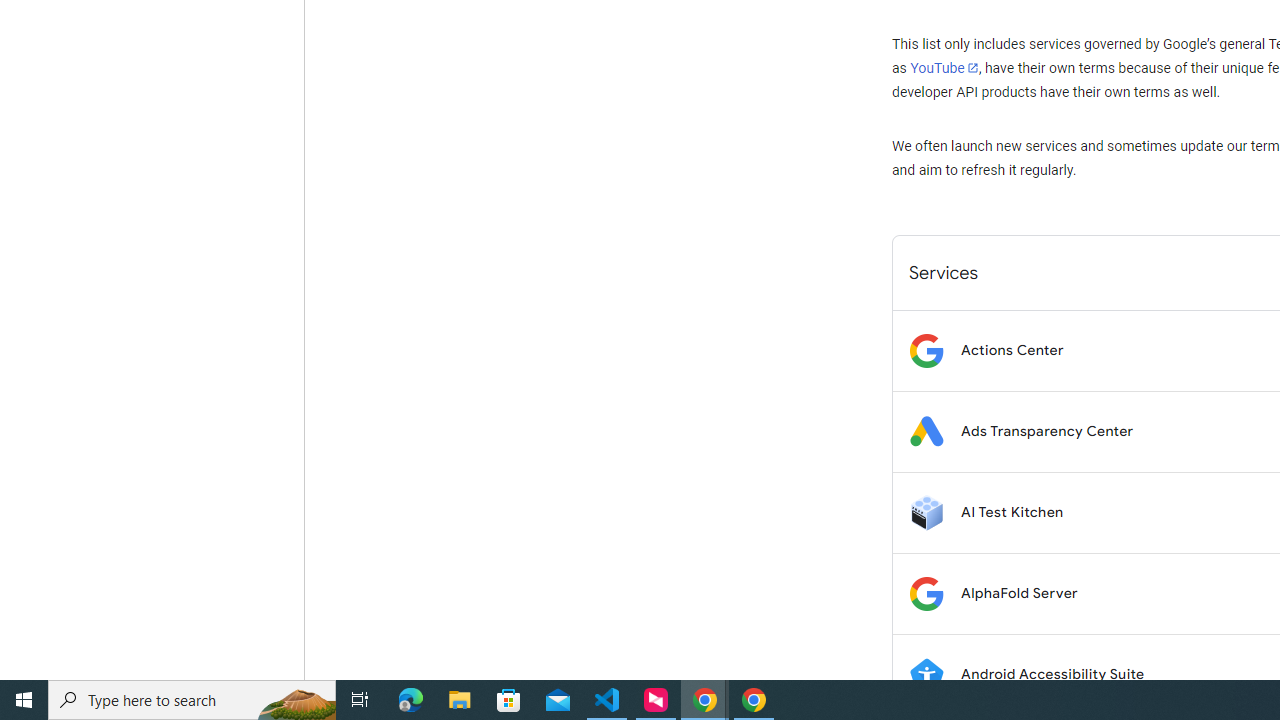 This screenshot has width=1280, height=720. Describe the element at coordinates (925, 674) in the screenshot. I see `'Logo for Android Accessibility Suite'` at that location.